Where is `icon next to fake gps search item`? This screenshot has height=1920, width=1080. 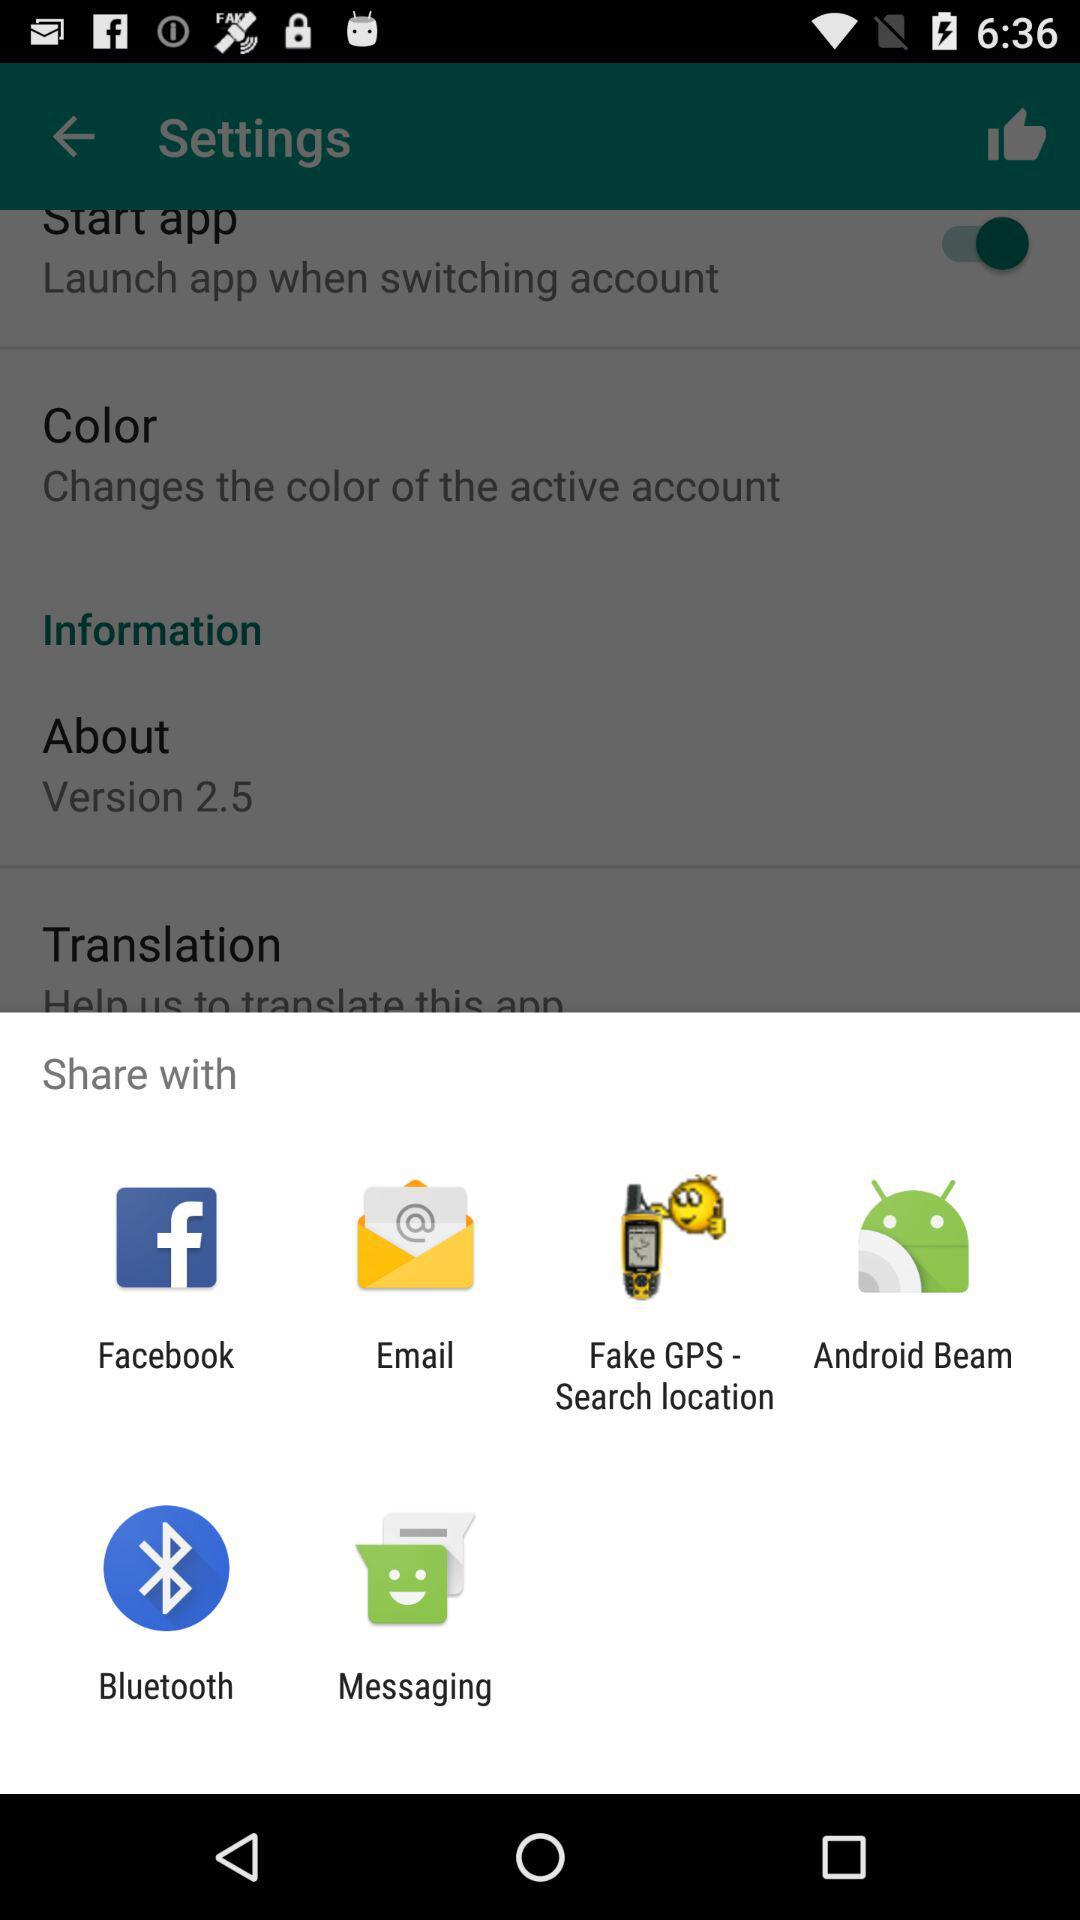
icon next to fake gps search item is located at coordinates (913, 1374).